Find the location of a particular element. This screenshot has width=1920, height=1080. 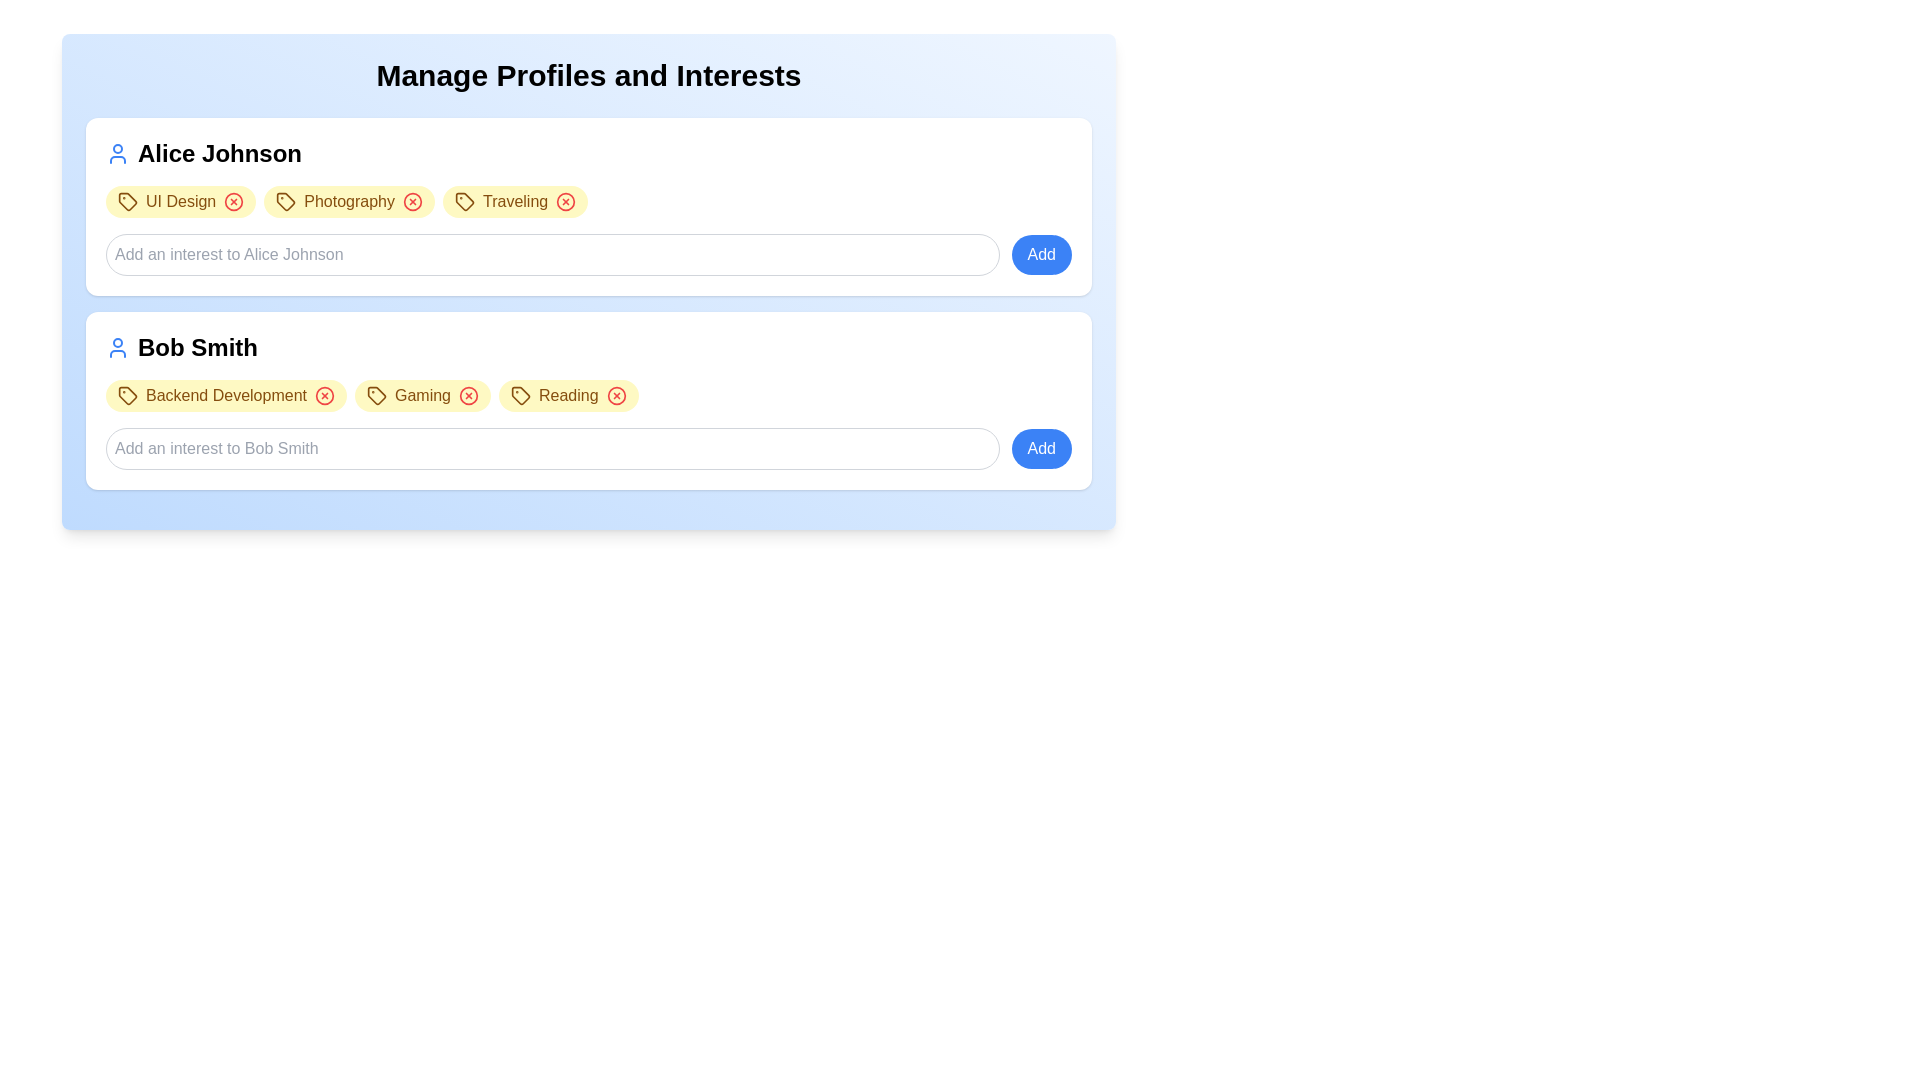

the button located at the bottom right corner of the section labeled 'Bob Smith' is located at coordinates (1040, 447).